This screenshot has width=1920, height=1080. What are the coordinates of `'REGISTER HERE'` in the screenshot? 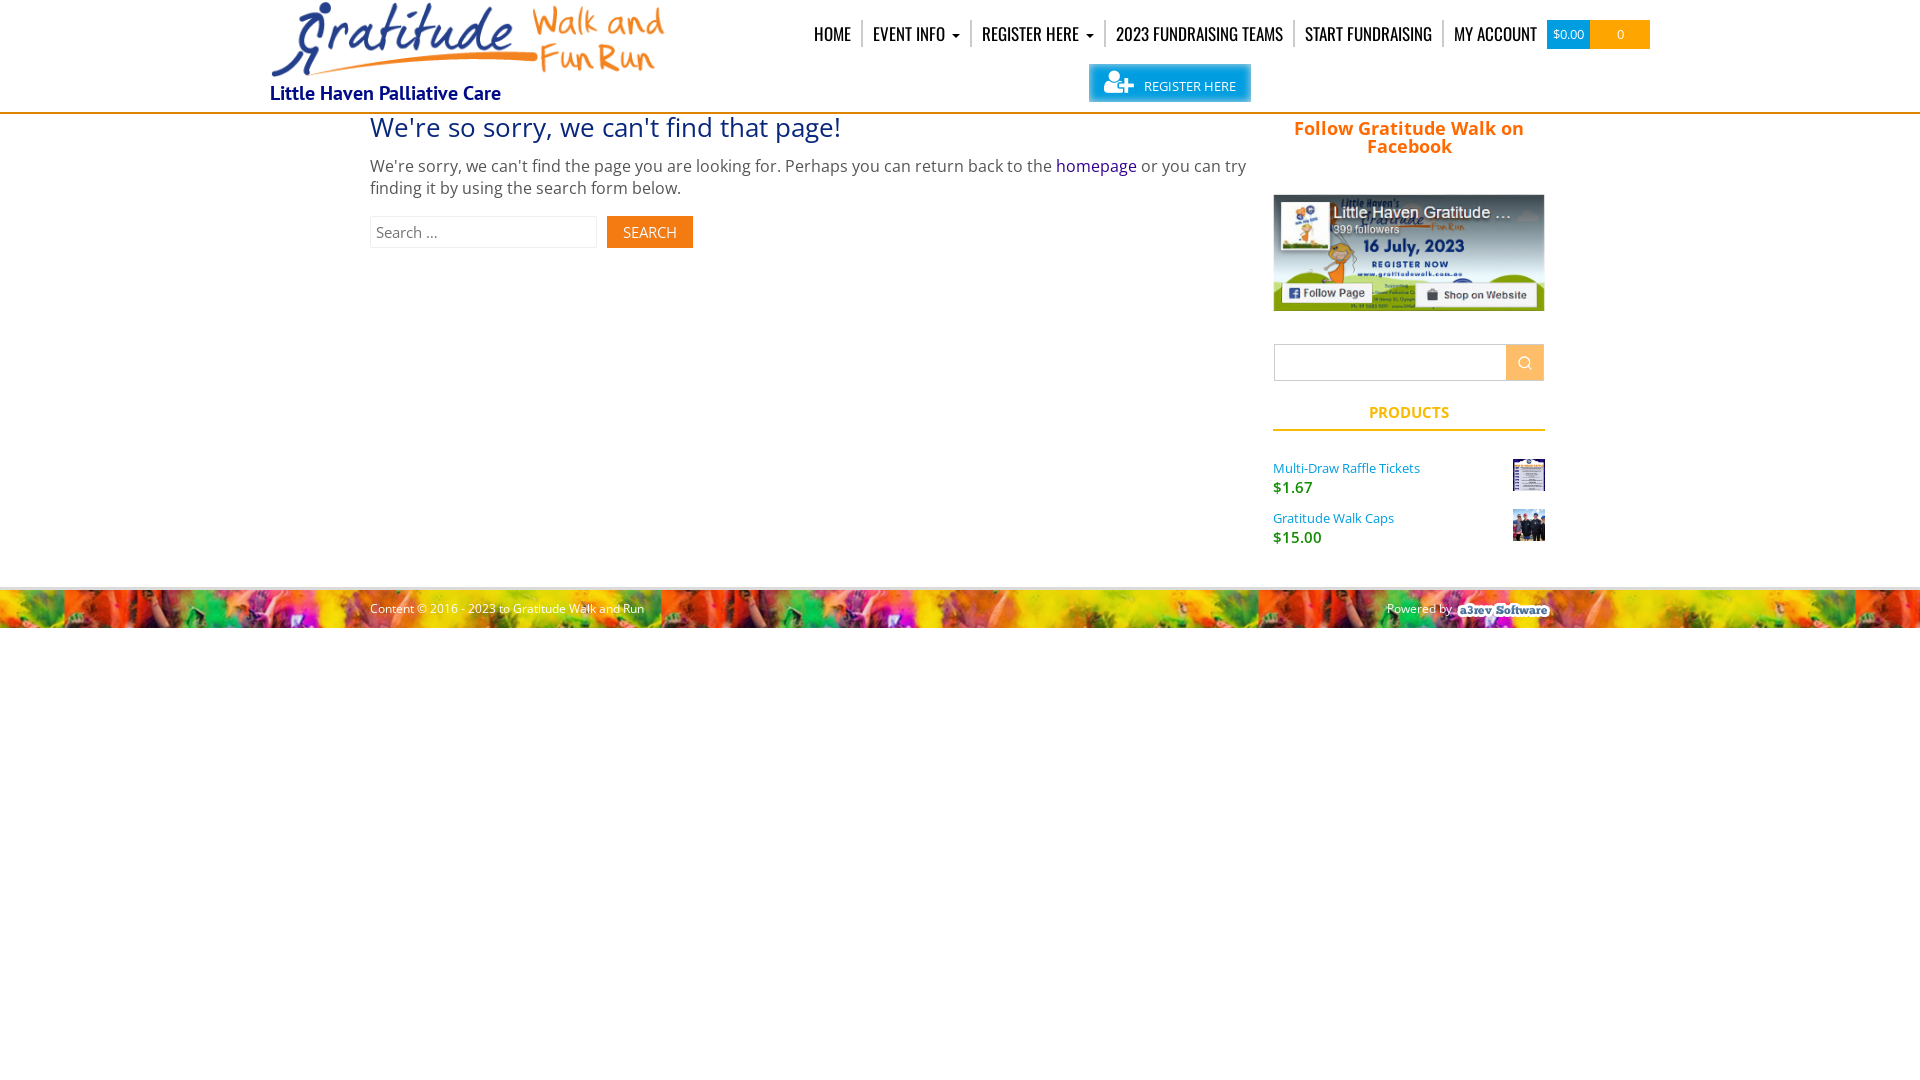 It's located at (1170, 82).